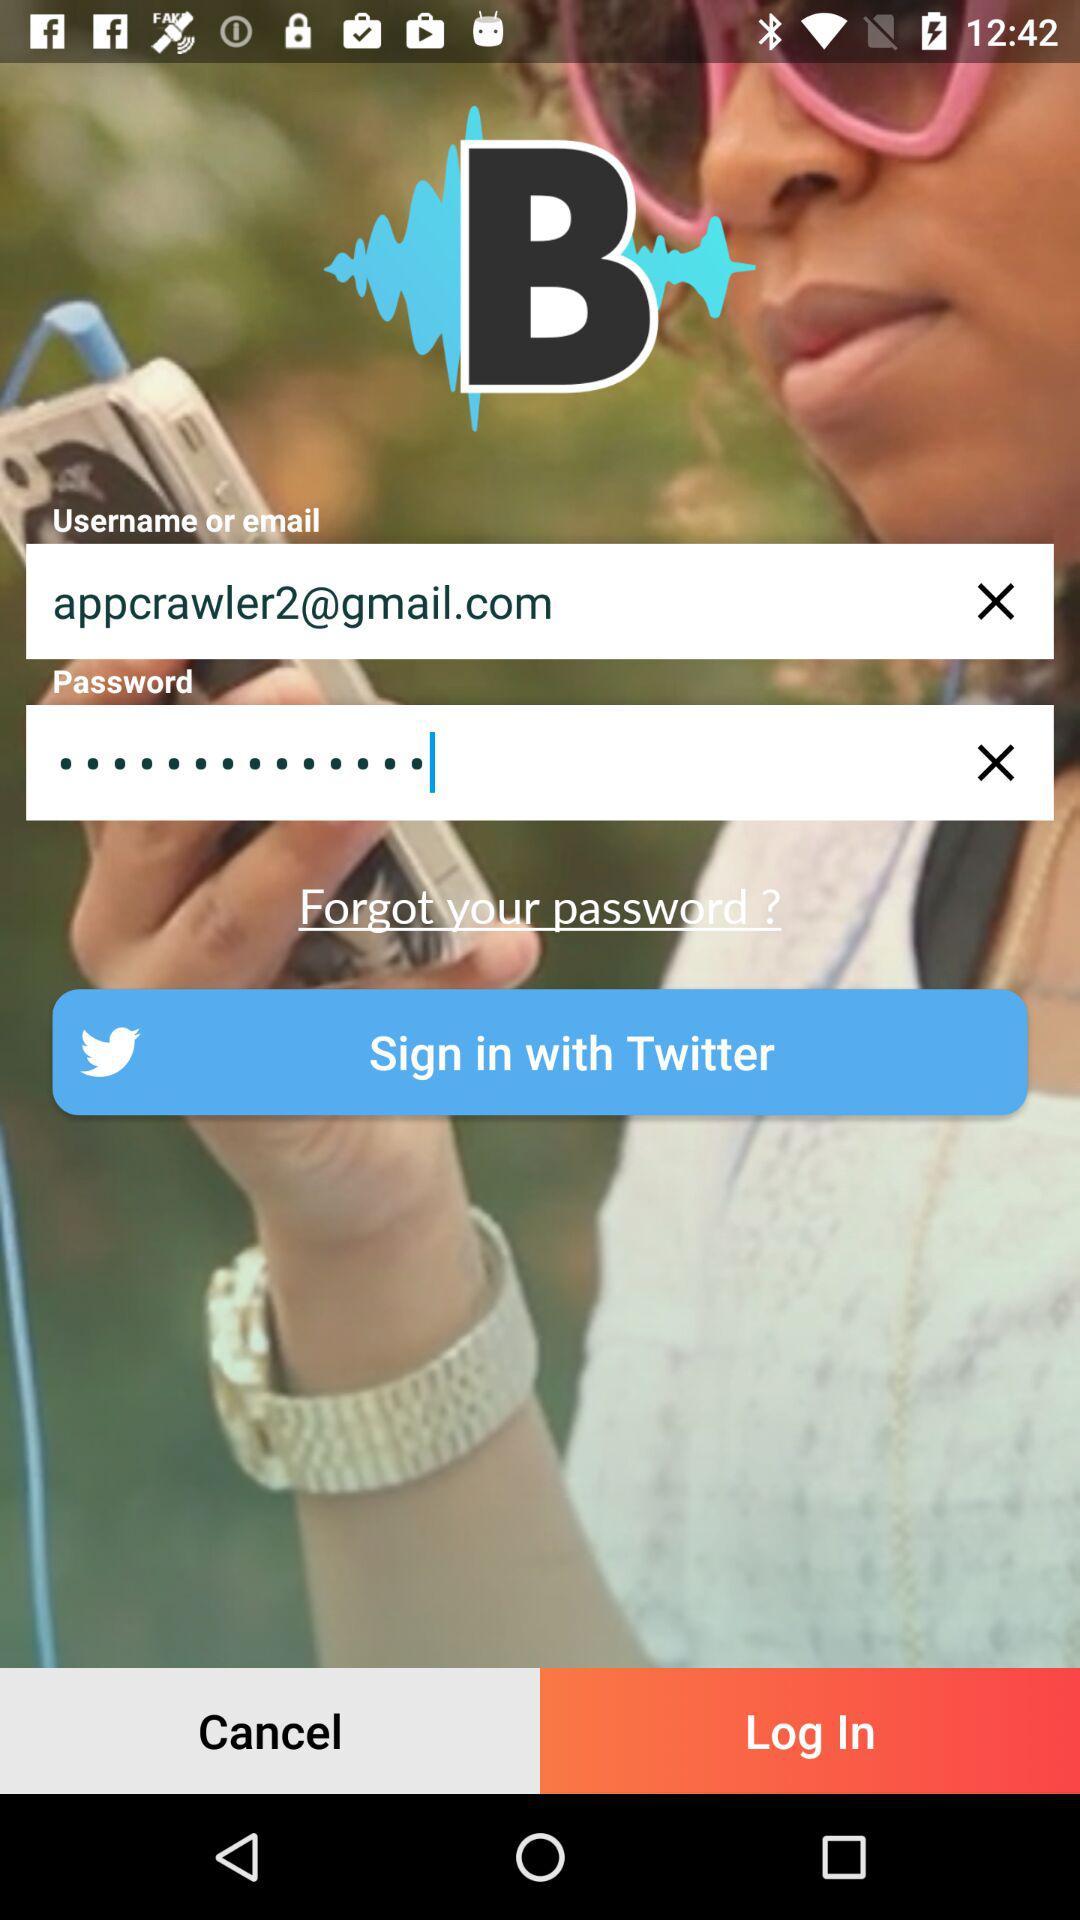  I want to click on the sign in with, so click(540, 1051).